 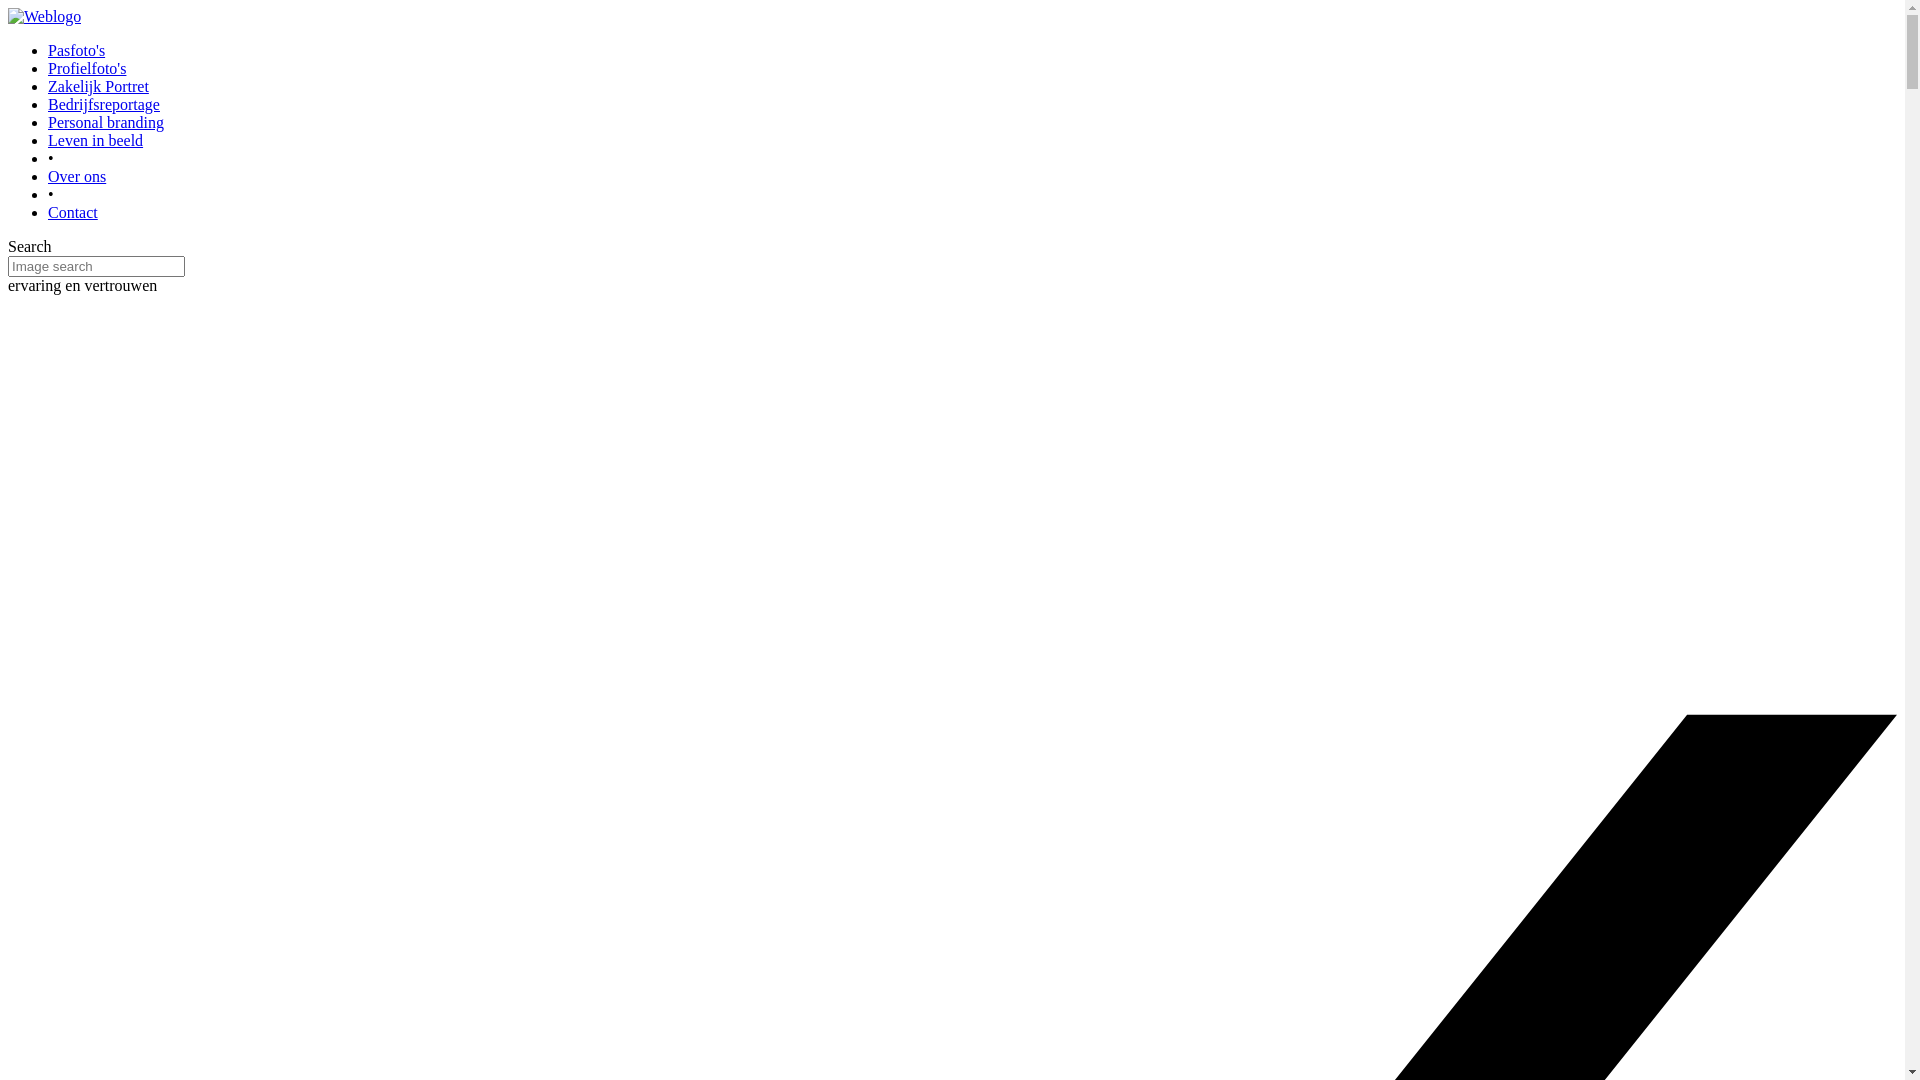 I want to click on 'Profielfoto's', so click(x=85, y=67).